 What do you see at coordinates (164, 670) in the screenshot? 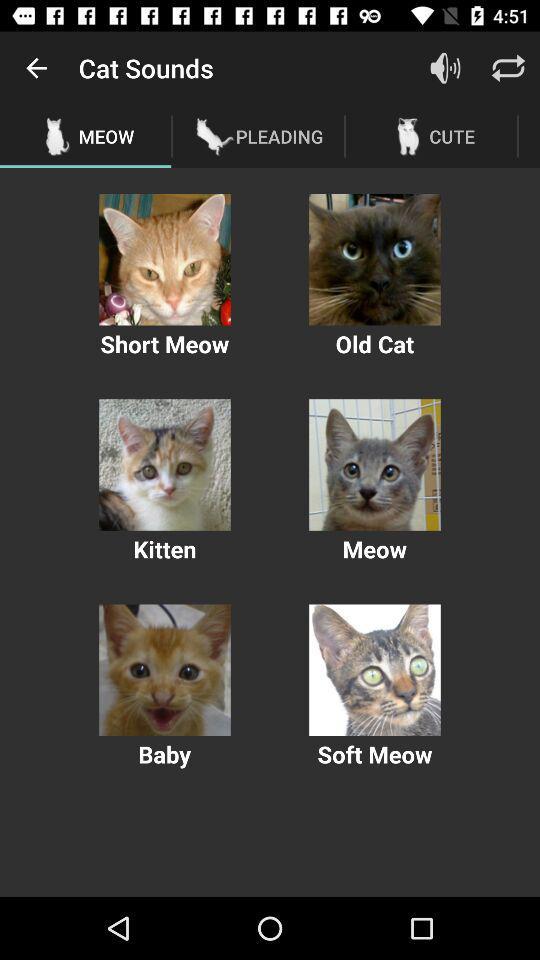
I see `baby cat sound` at bounding box center [164, 670].